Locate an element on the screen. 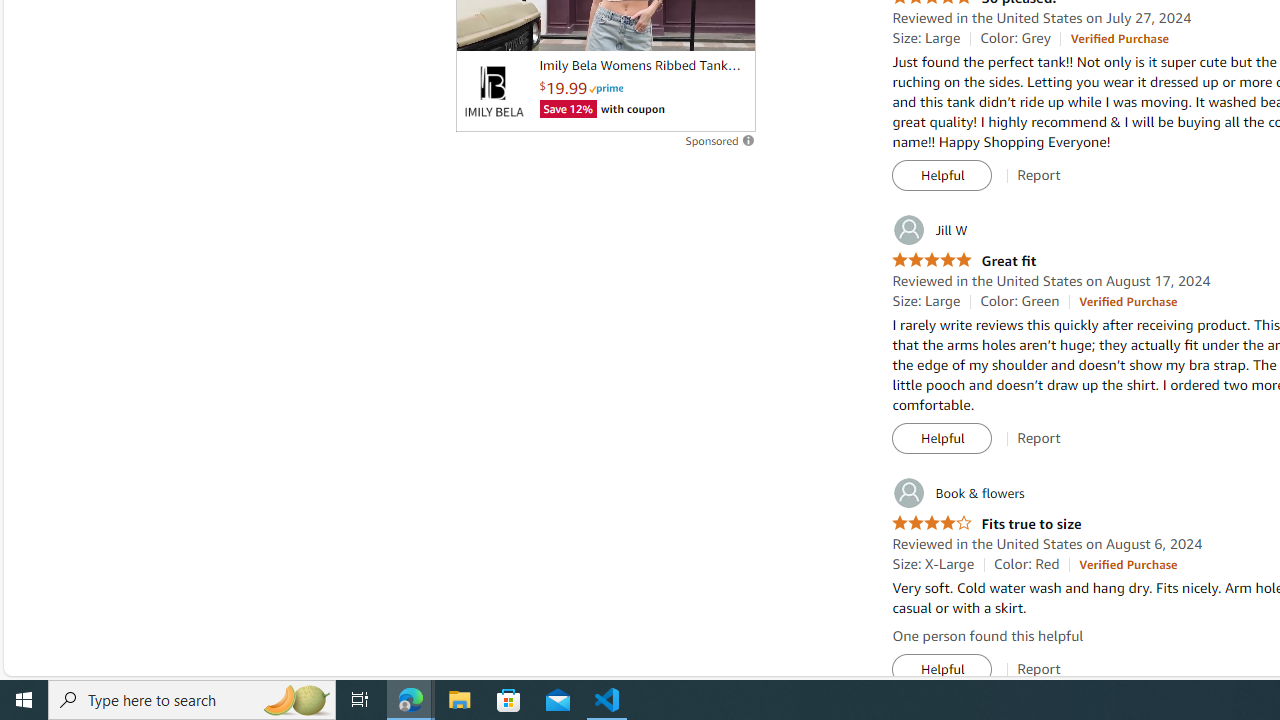 This screenshot has width=1280, height=720. 'Logo' is located at coordinates (493, 91).